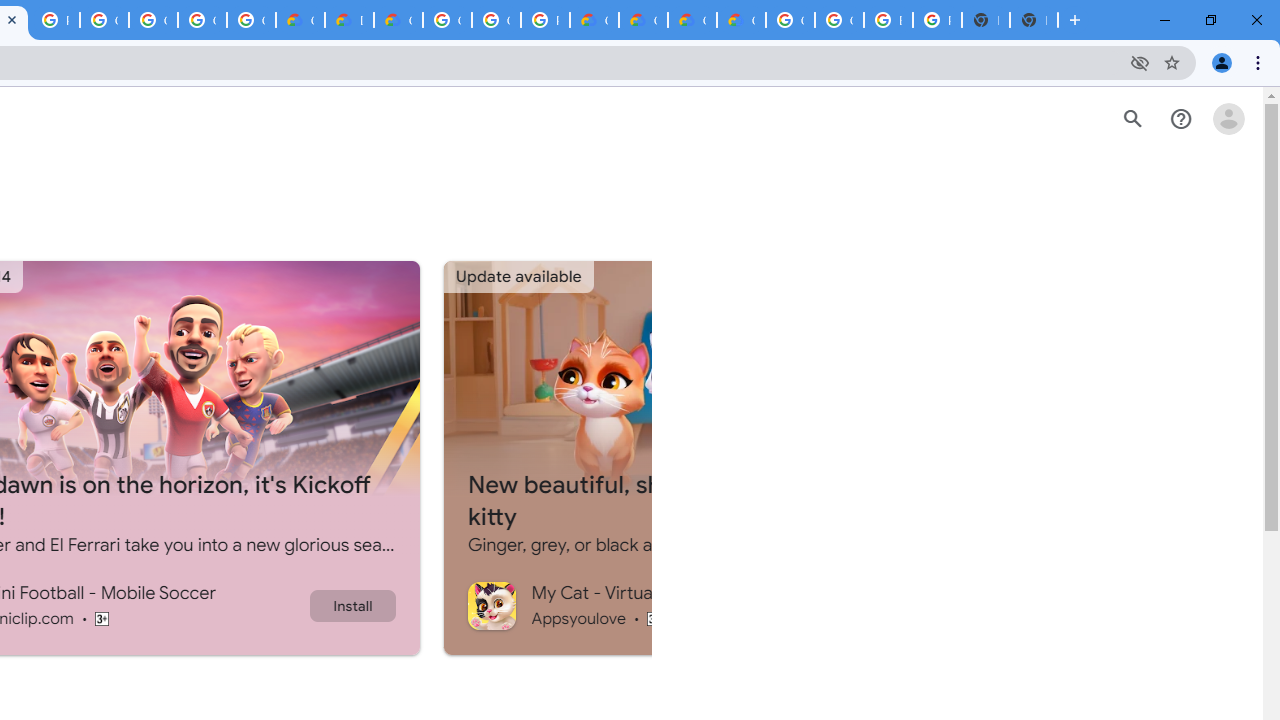 The height and width of the screenshot is (720, 1280). I want to click on 'Google Cloud Platform', so click(496, 20).